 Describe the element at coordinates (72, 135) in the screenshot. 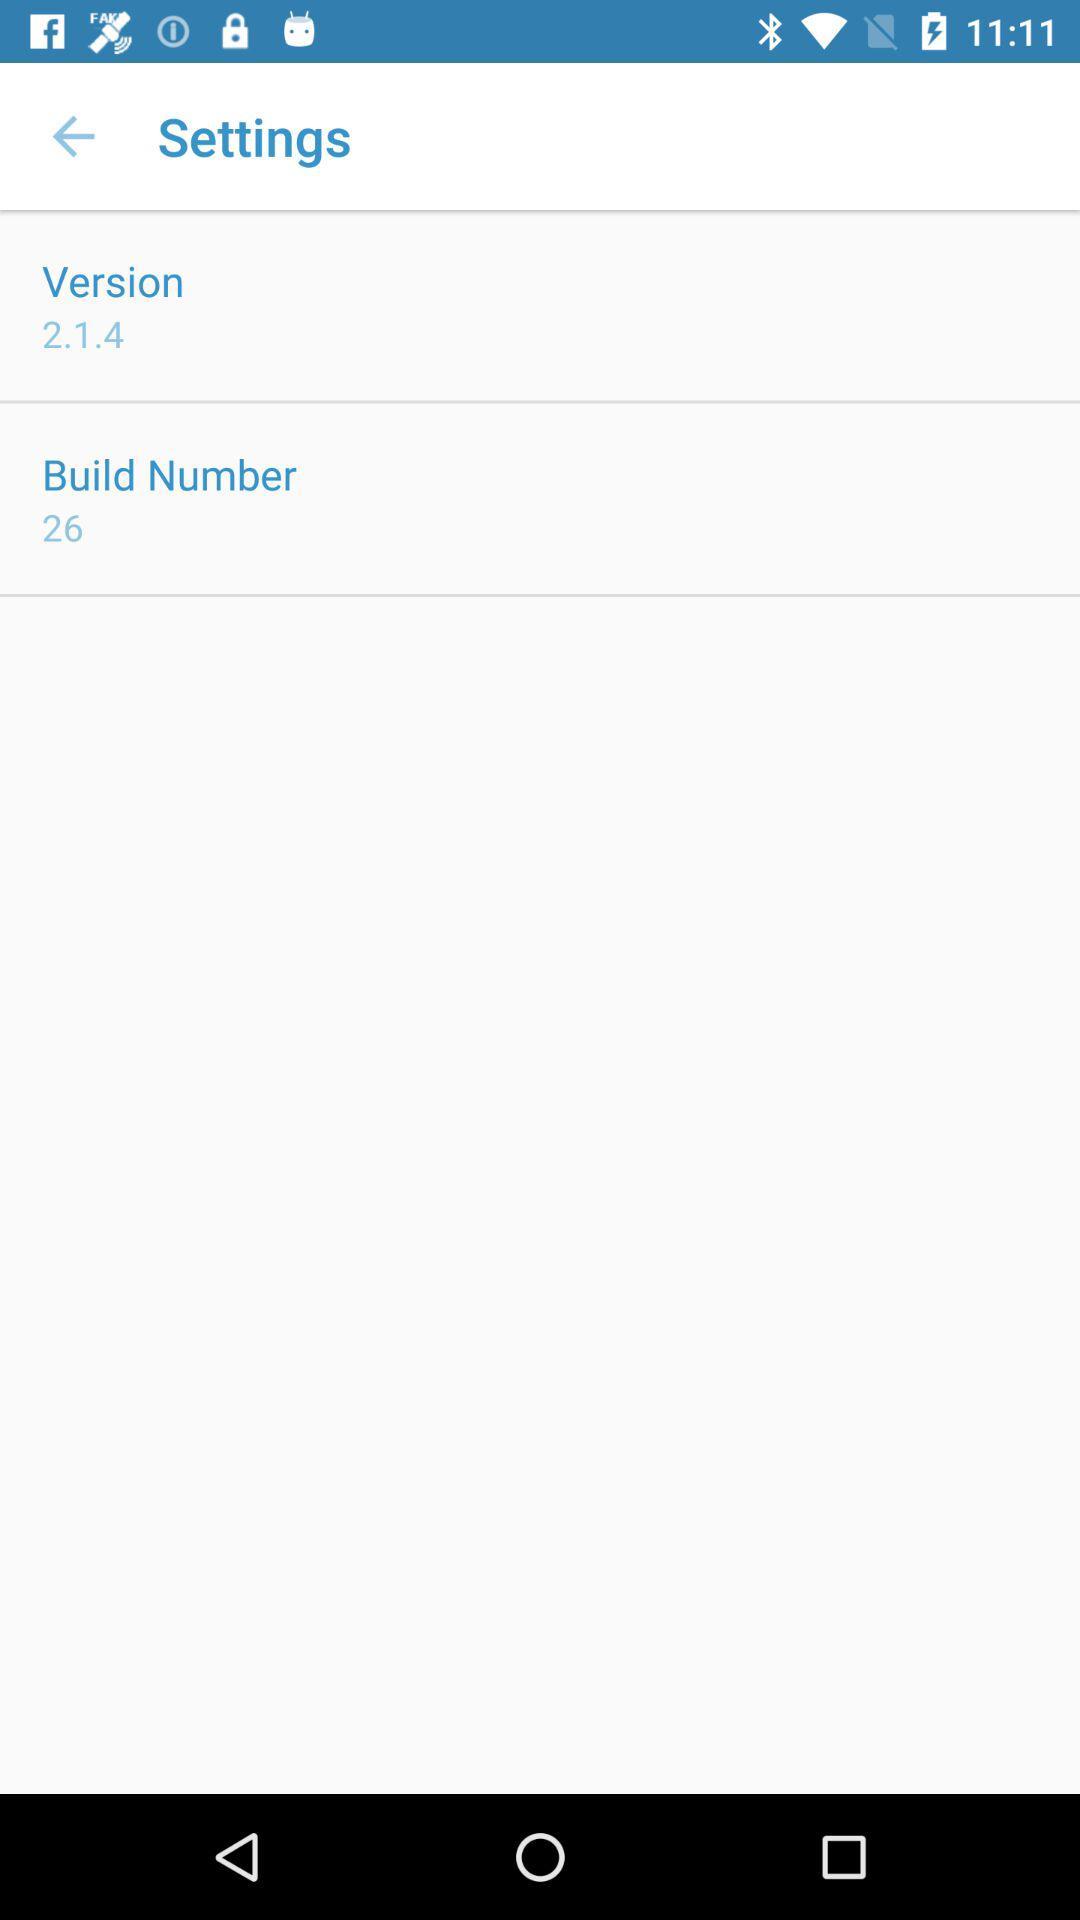

I see `icon above the version item` at that location.